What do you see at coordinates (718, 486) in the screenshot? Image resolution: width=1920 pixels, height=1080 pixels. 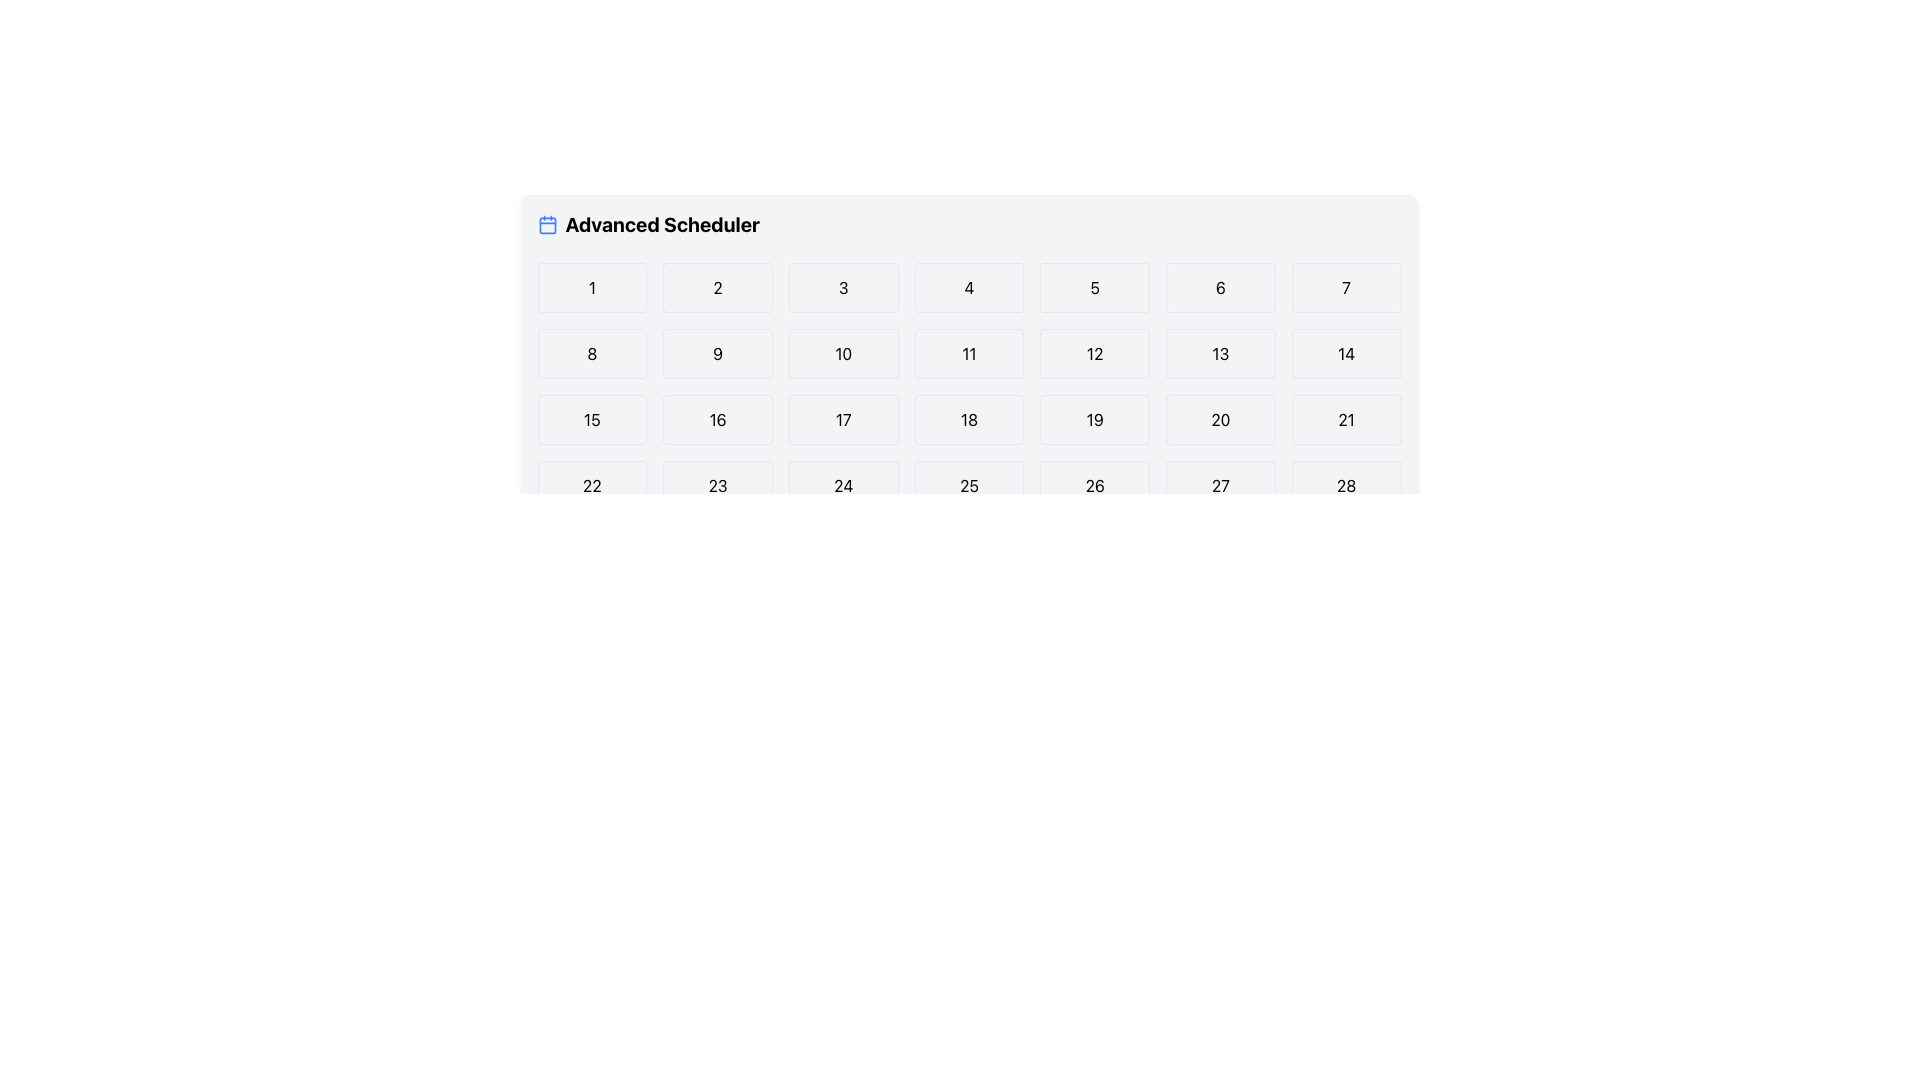 I see `the sixth cell in the fourth row of the grid` at bounding box center [718, 486].